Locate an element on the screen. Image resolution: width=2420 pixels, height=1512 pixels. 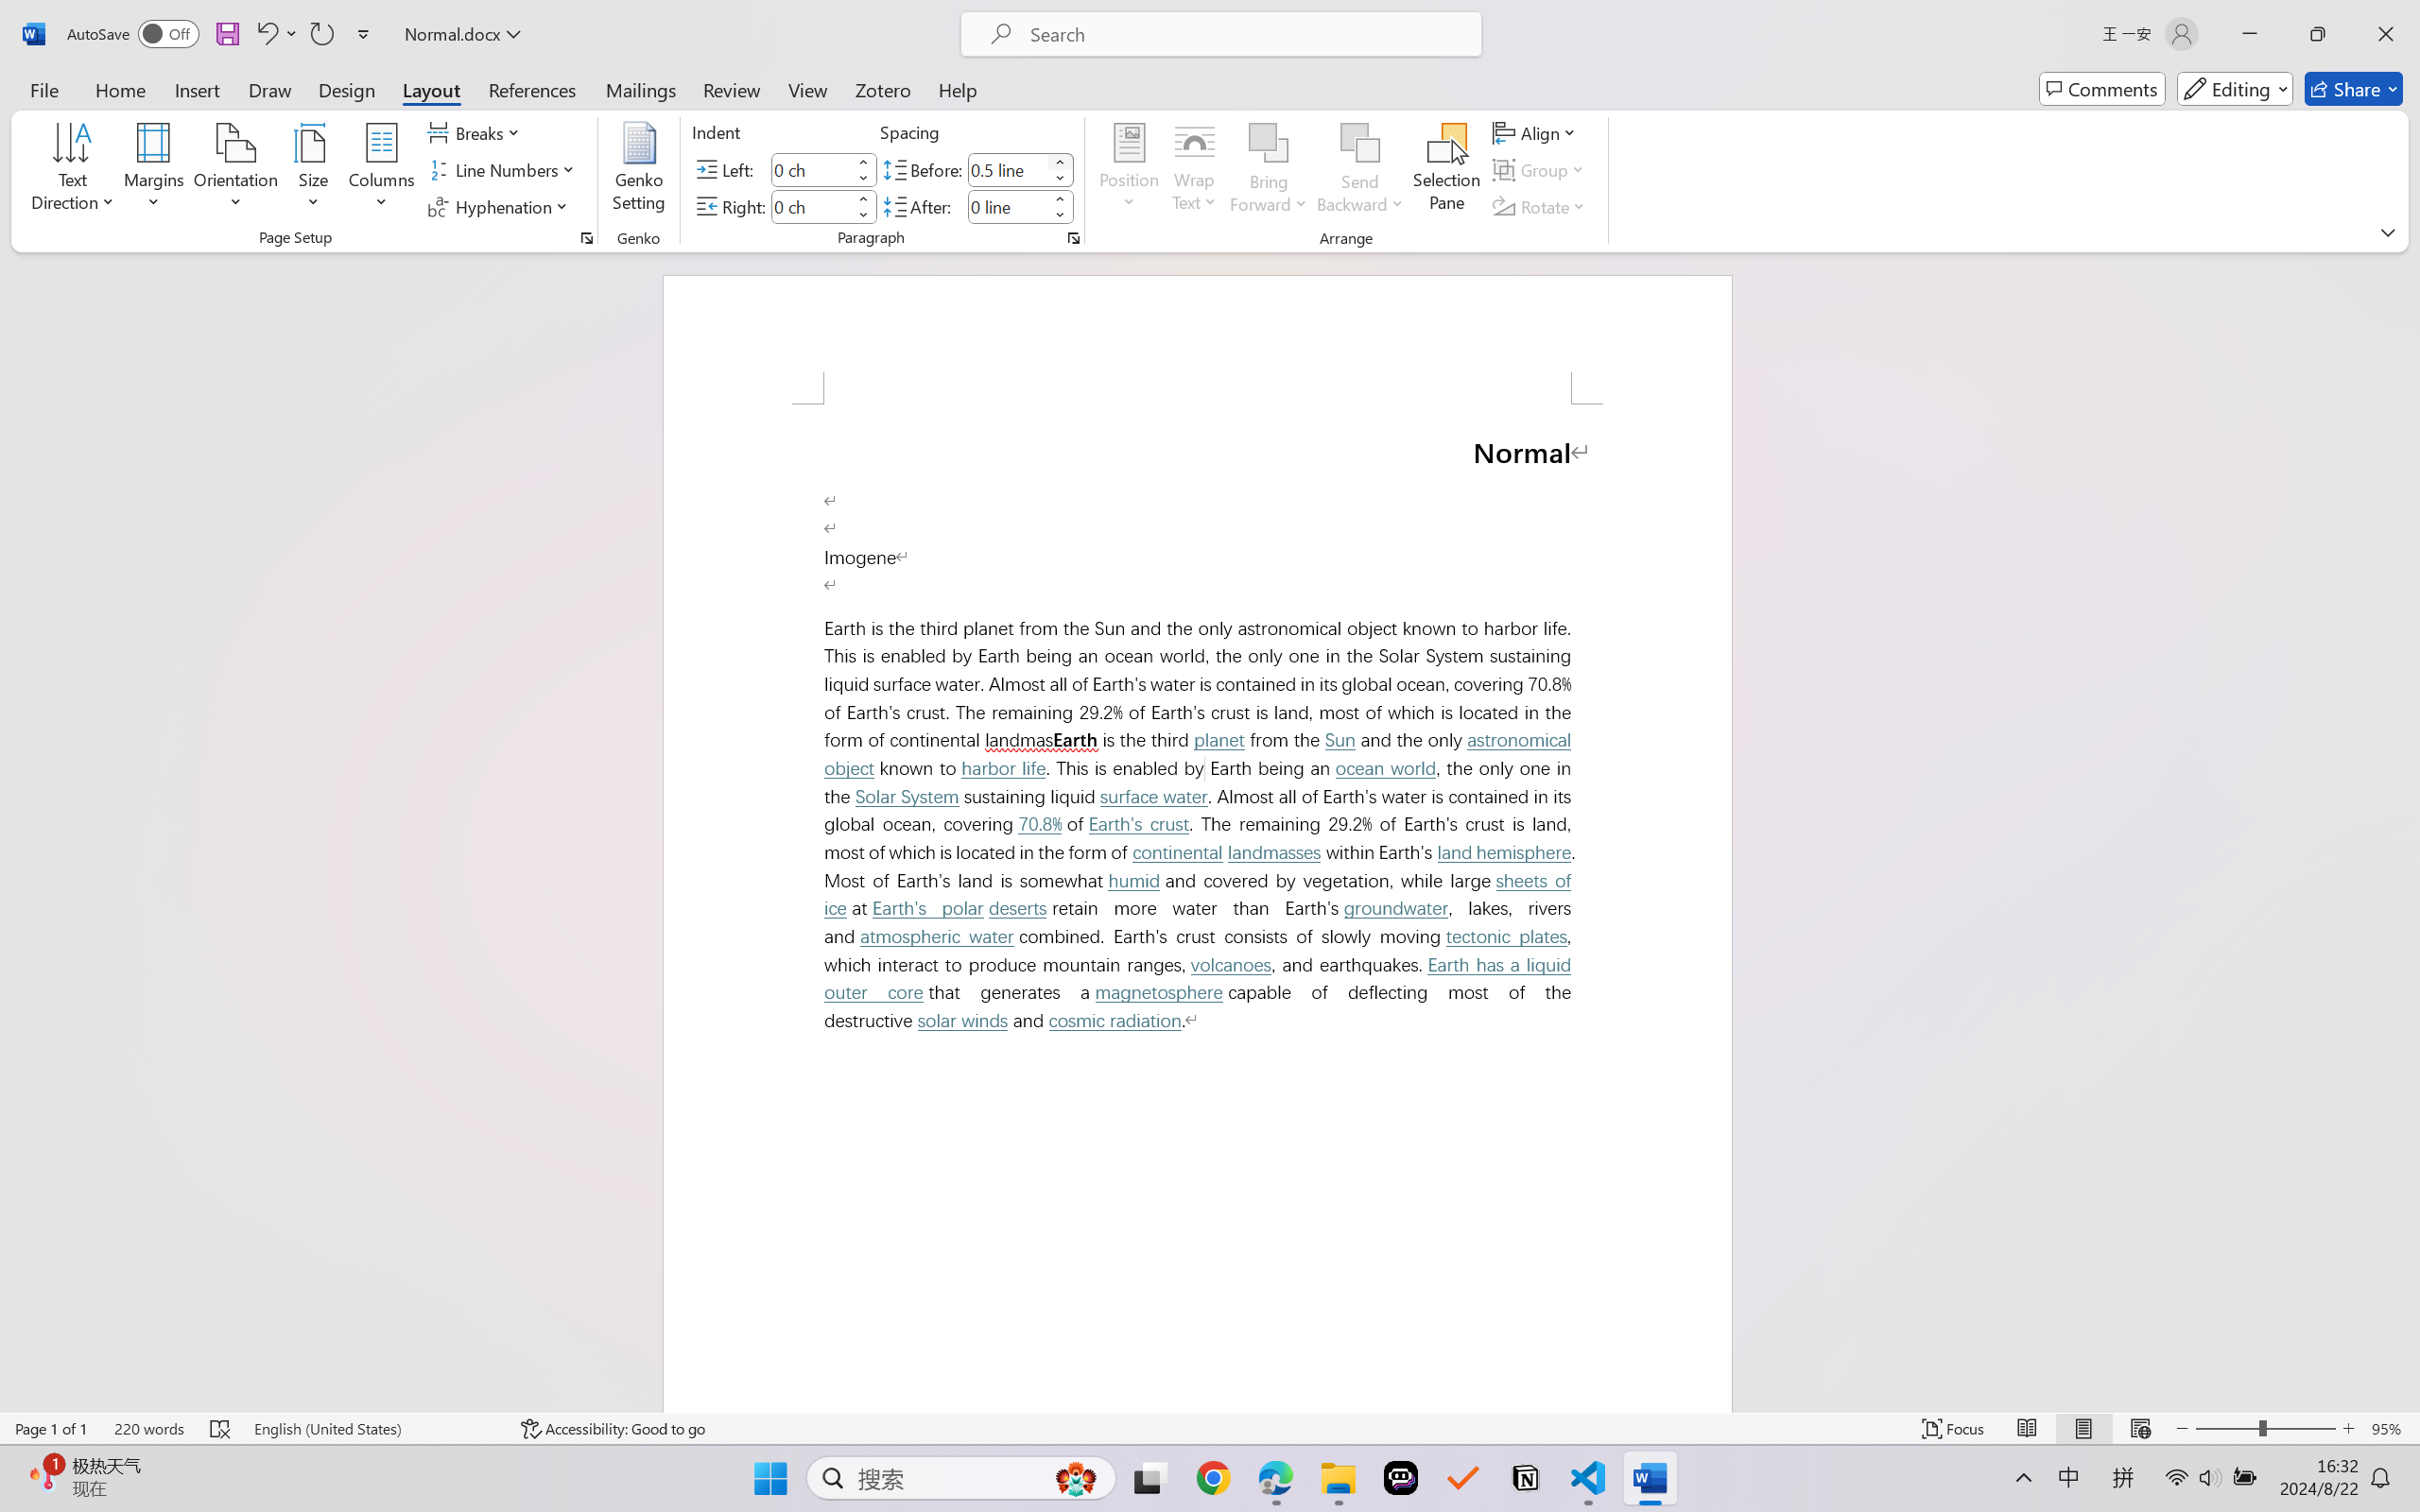
'Solar System' is located at coordinates (907, 797).